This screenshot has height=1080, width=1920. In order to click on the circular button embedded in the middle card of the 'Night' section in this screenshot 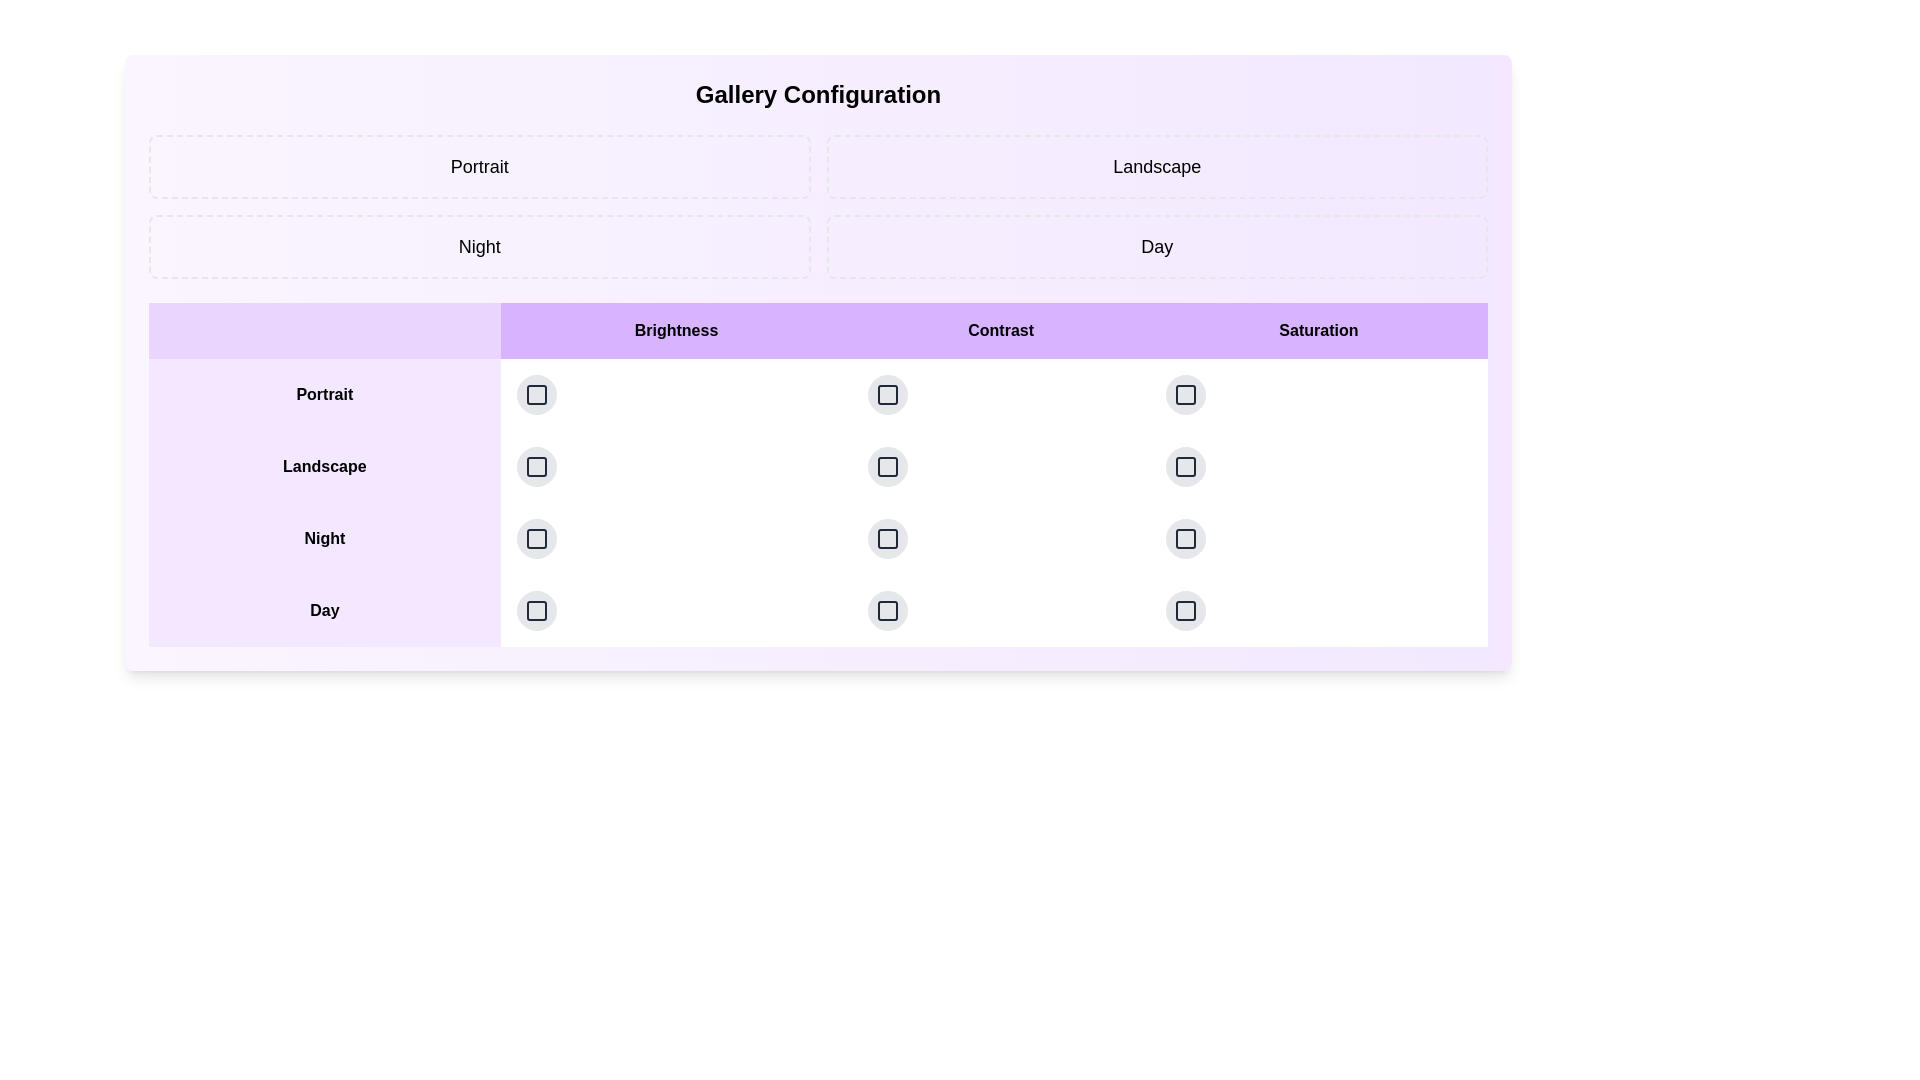, I will do `click(1001, 538)`.